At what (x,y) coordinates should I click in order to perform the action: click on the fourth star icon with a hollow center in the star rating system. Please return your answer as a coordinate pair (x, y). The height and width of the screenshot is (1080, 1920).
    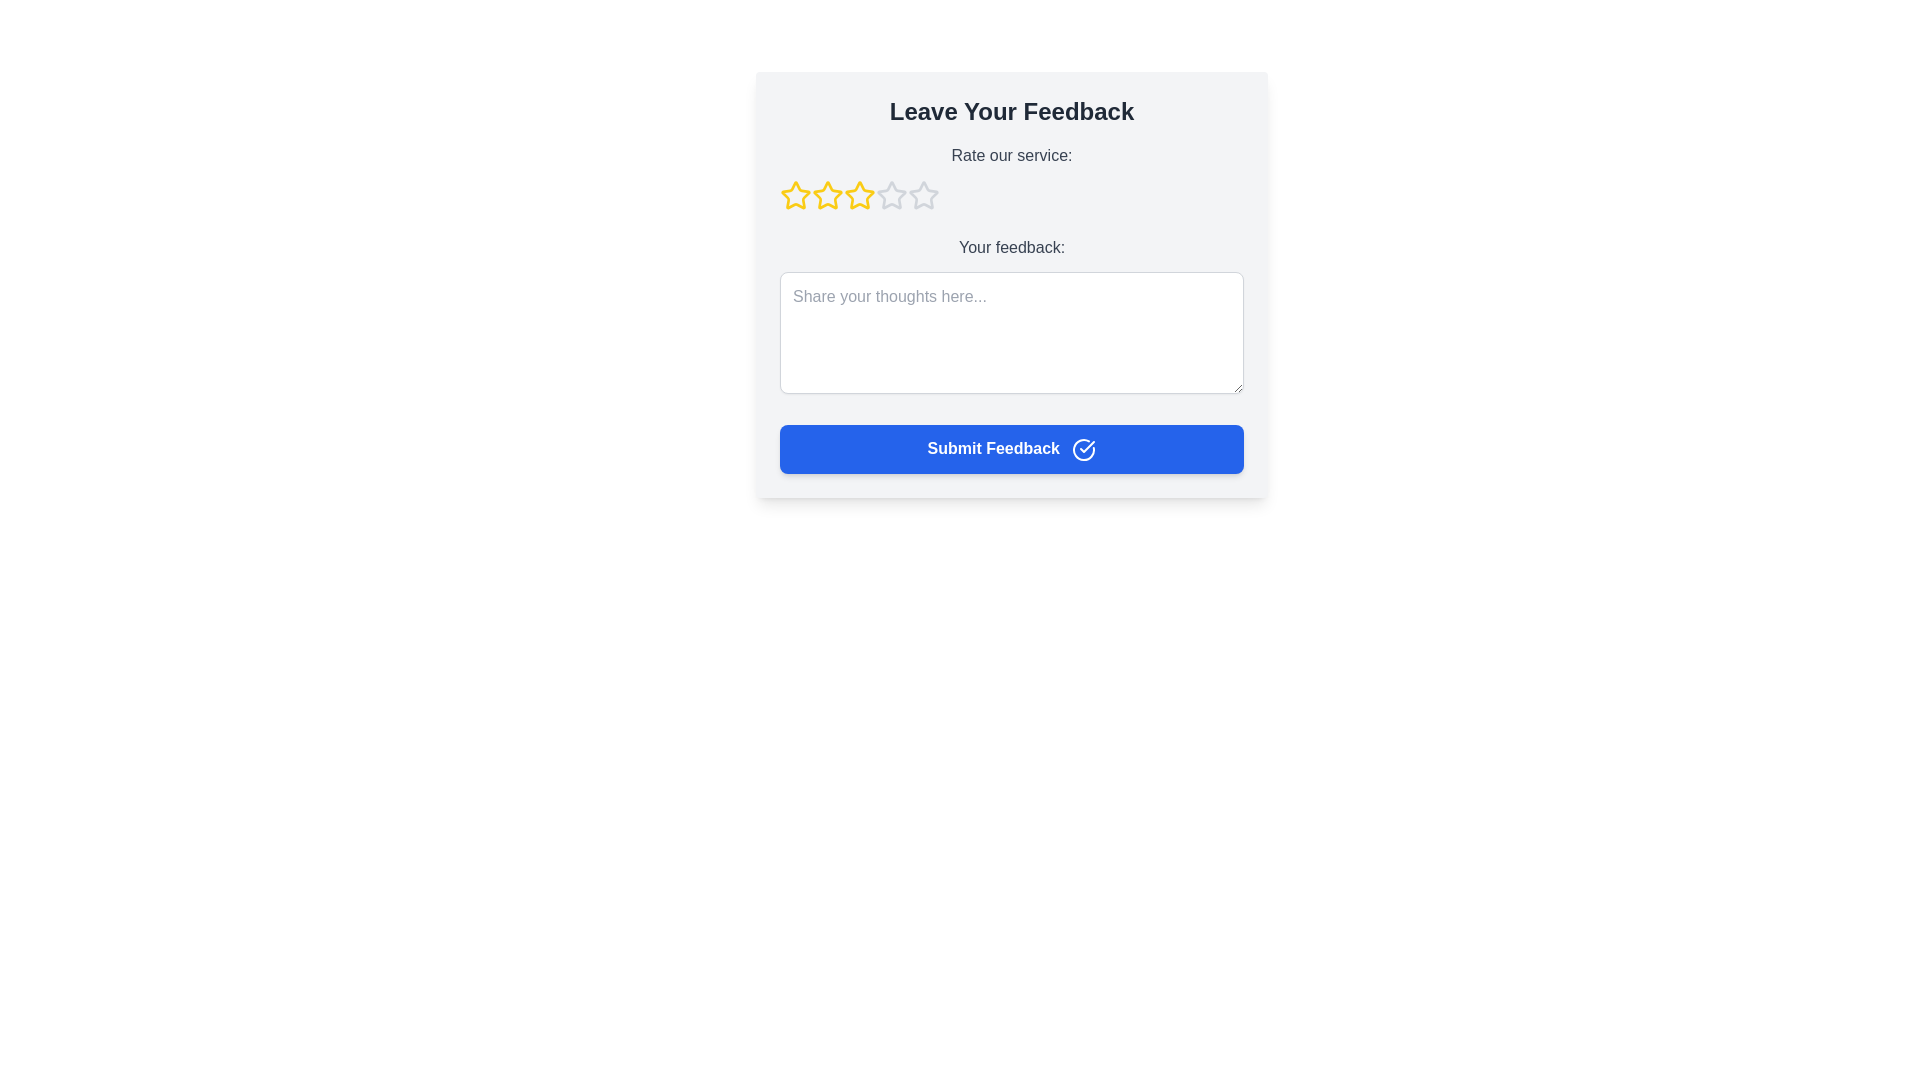
    Looking at the image, I should click on (921, 195).